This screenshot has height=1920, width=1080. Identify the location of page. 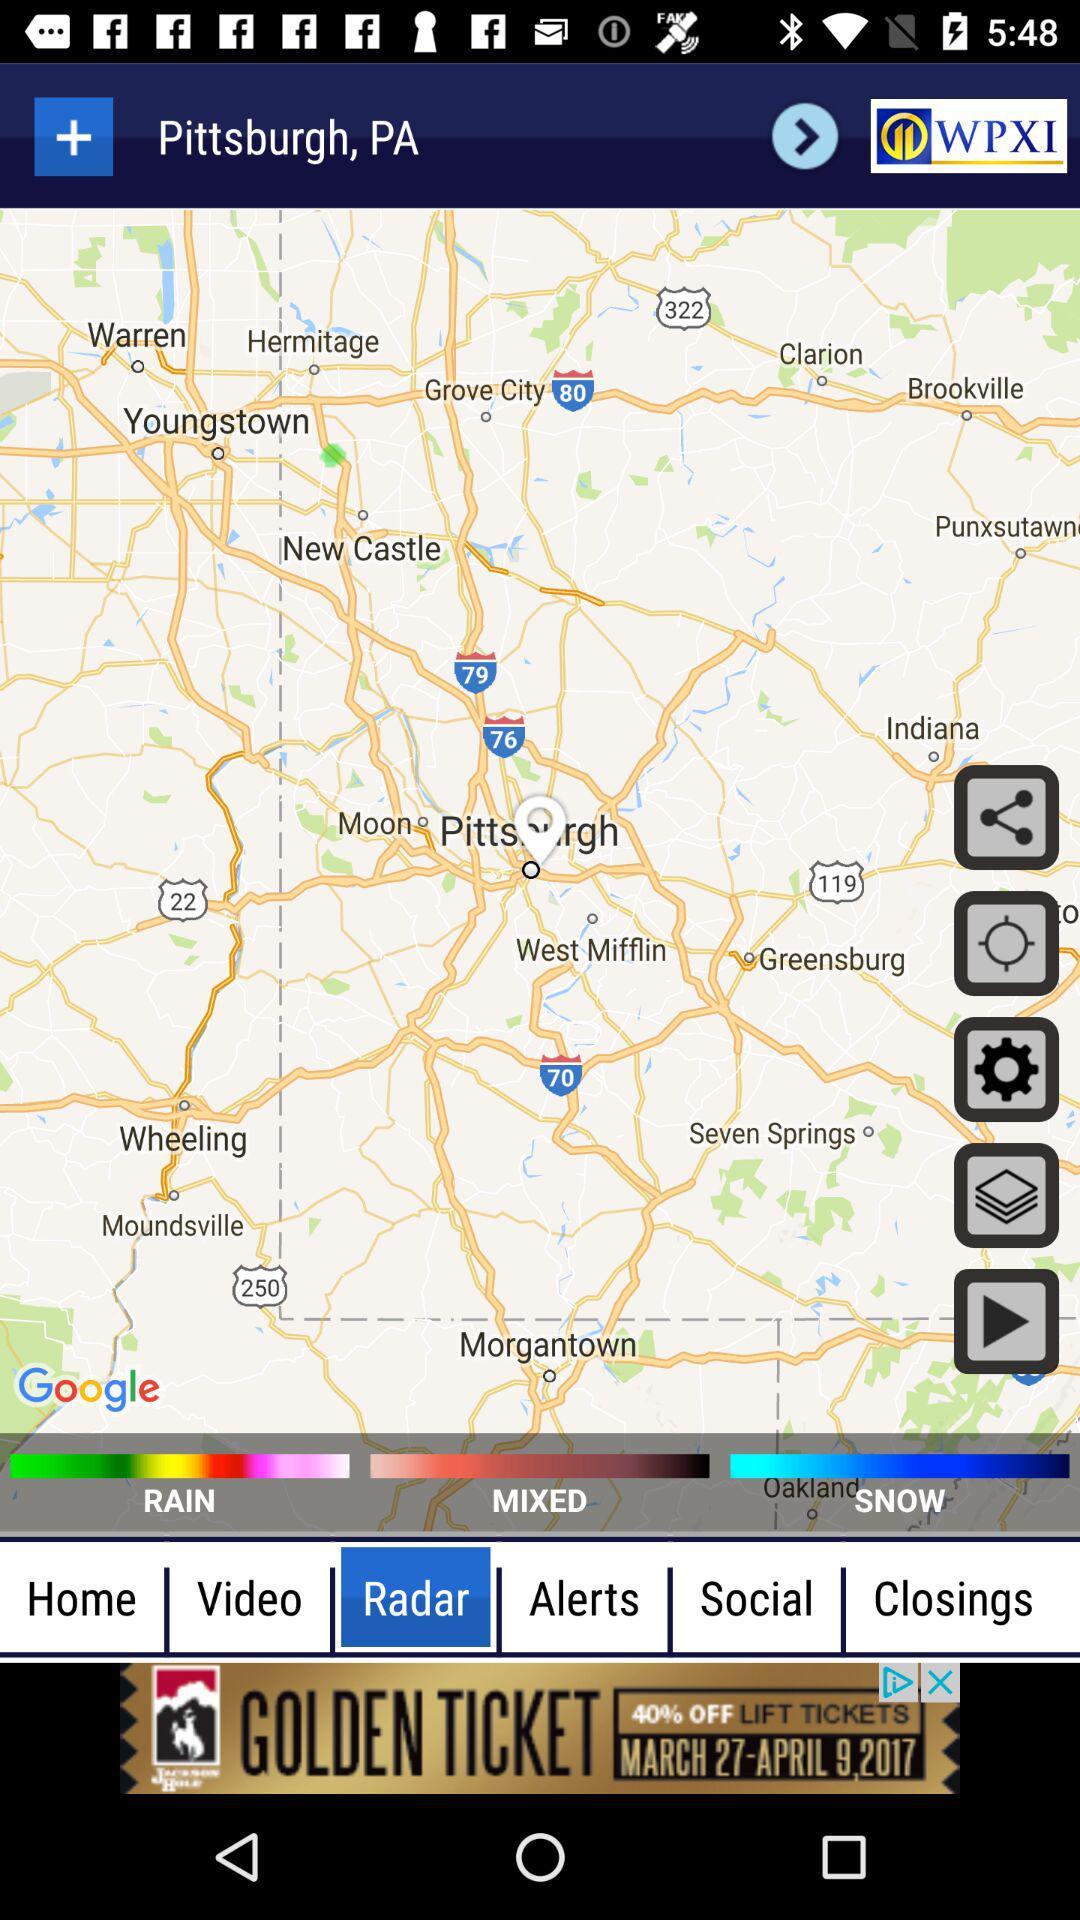
(72, 135).